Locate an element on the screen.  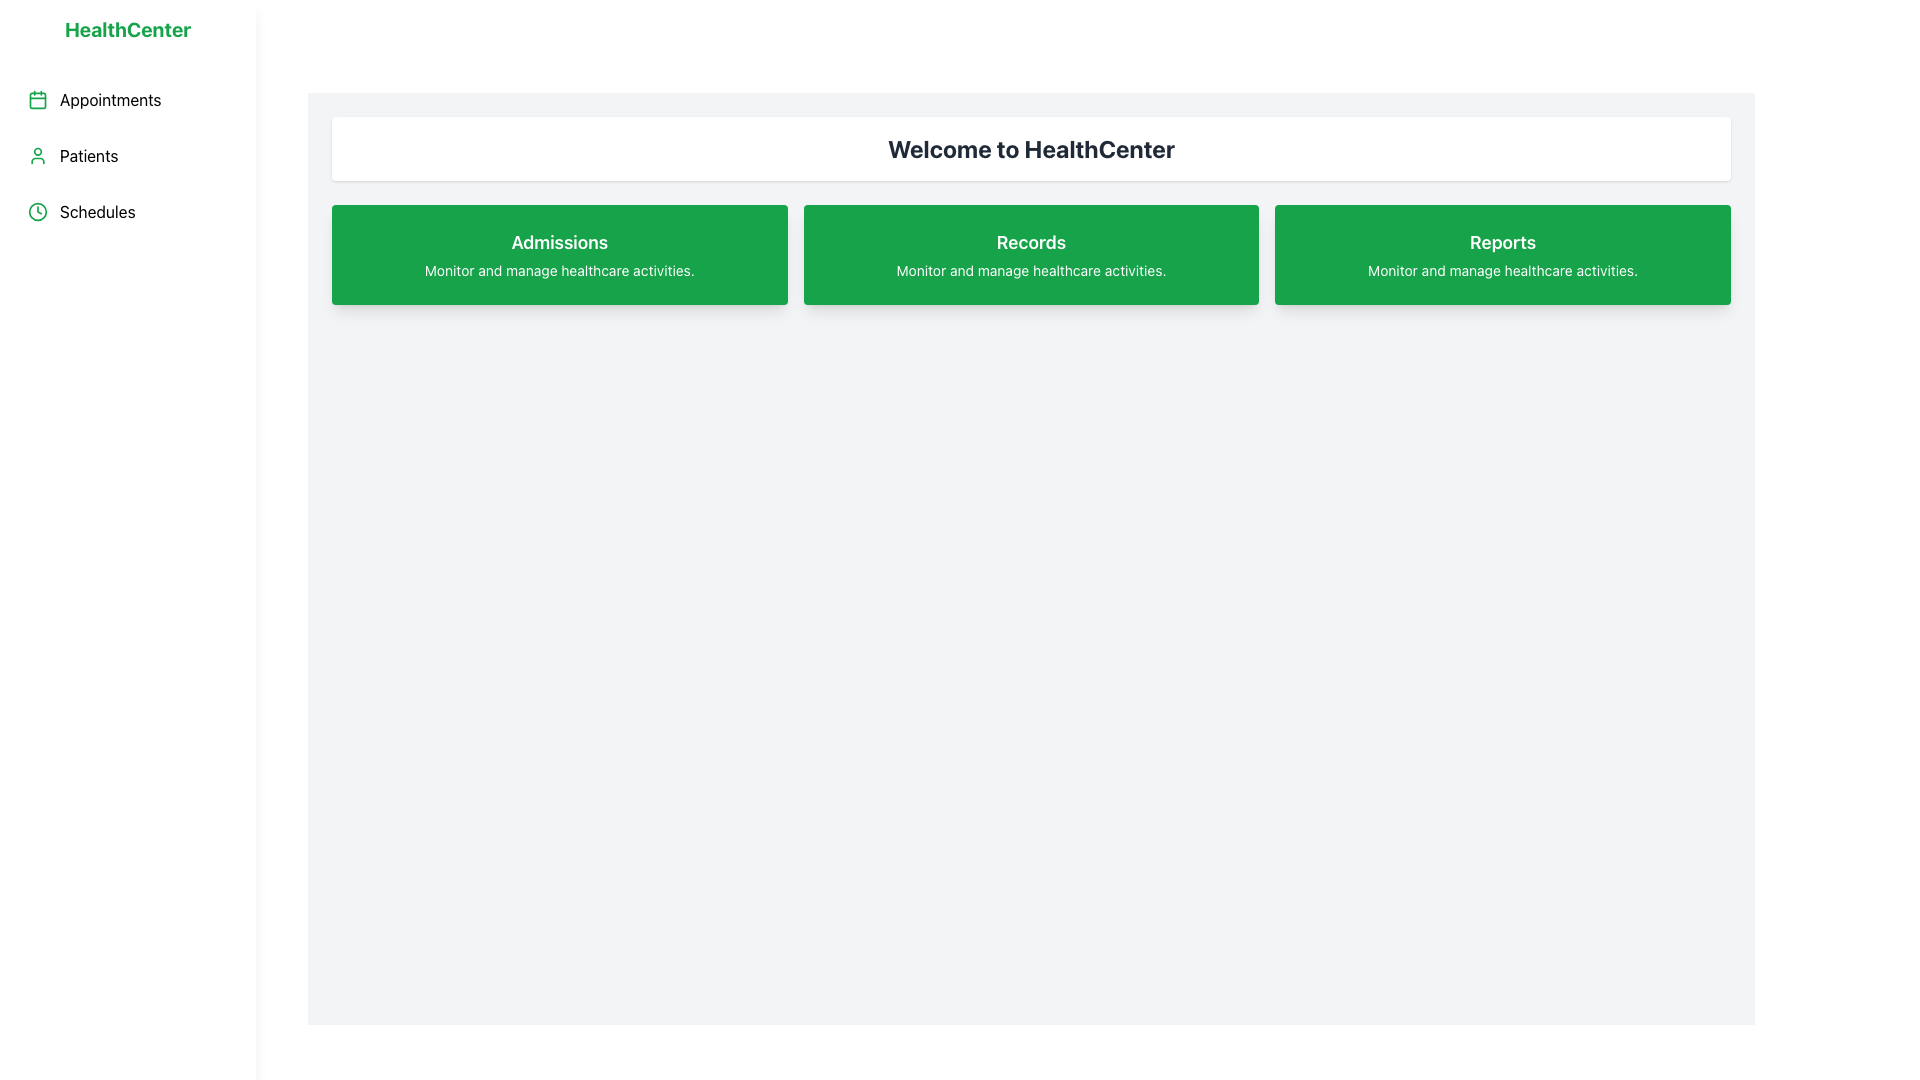
bold text label 'Admissions' located at the center of the top green card beneath the header 'Welcome to HealthCenter.' is located at coordinates (559, 242).